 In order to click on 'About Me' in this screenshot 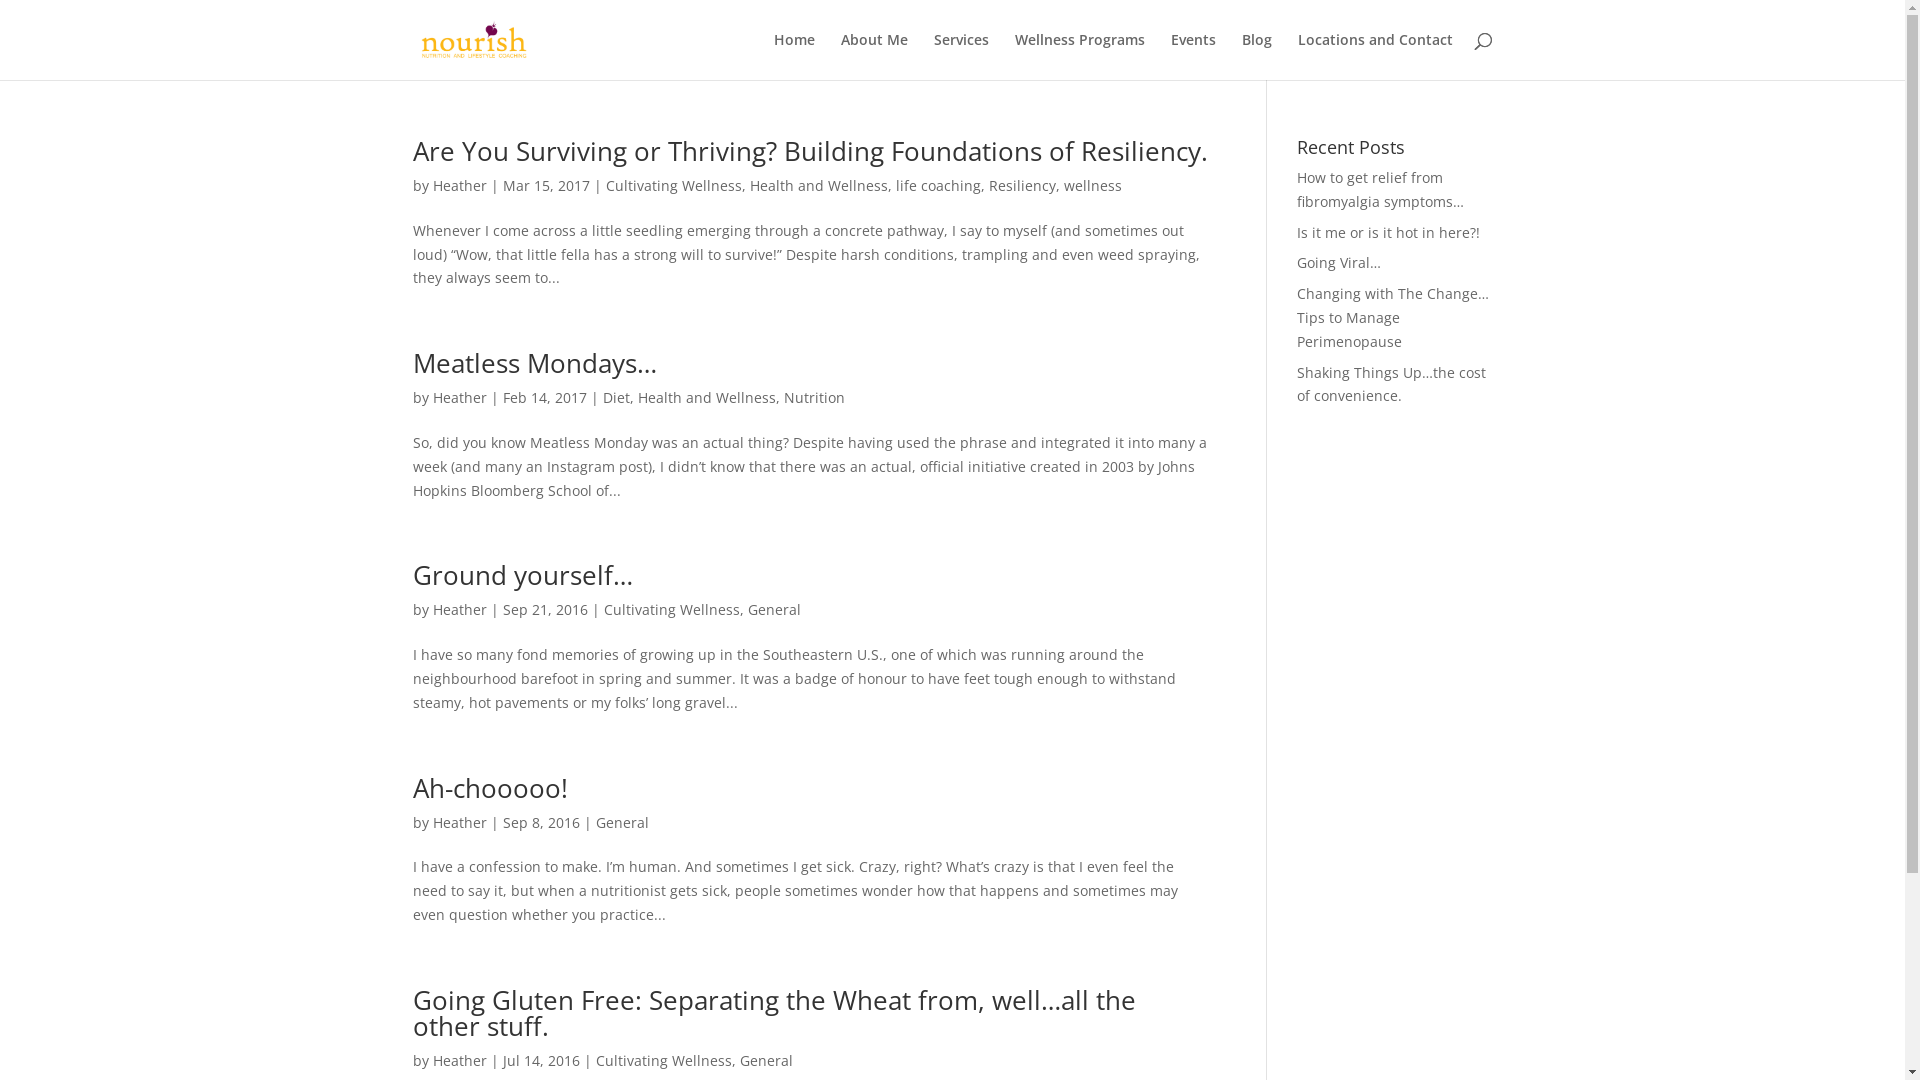, I will do `click(873, 55)`.